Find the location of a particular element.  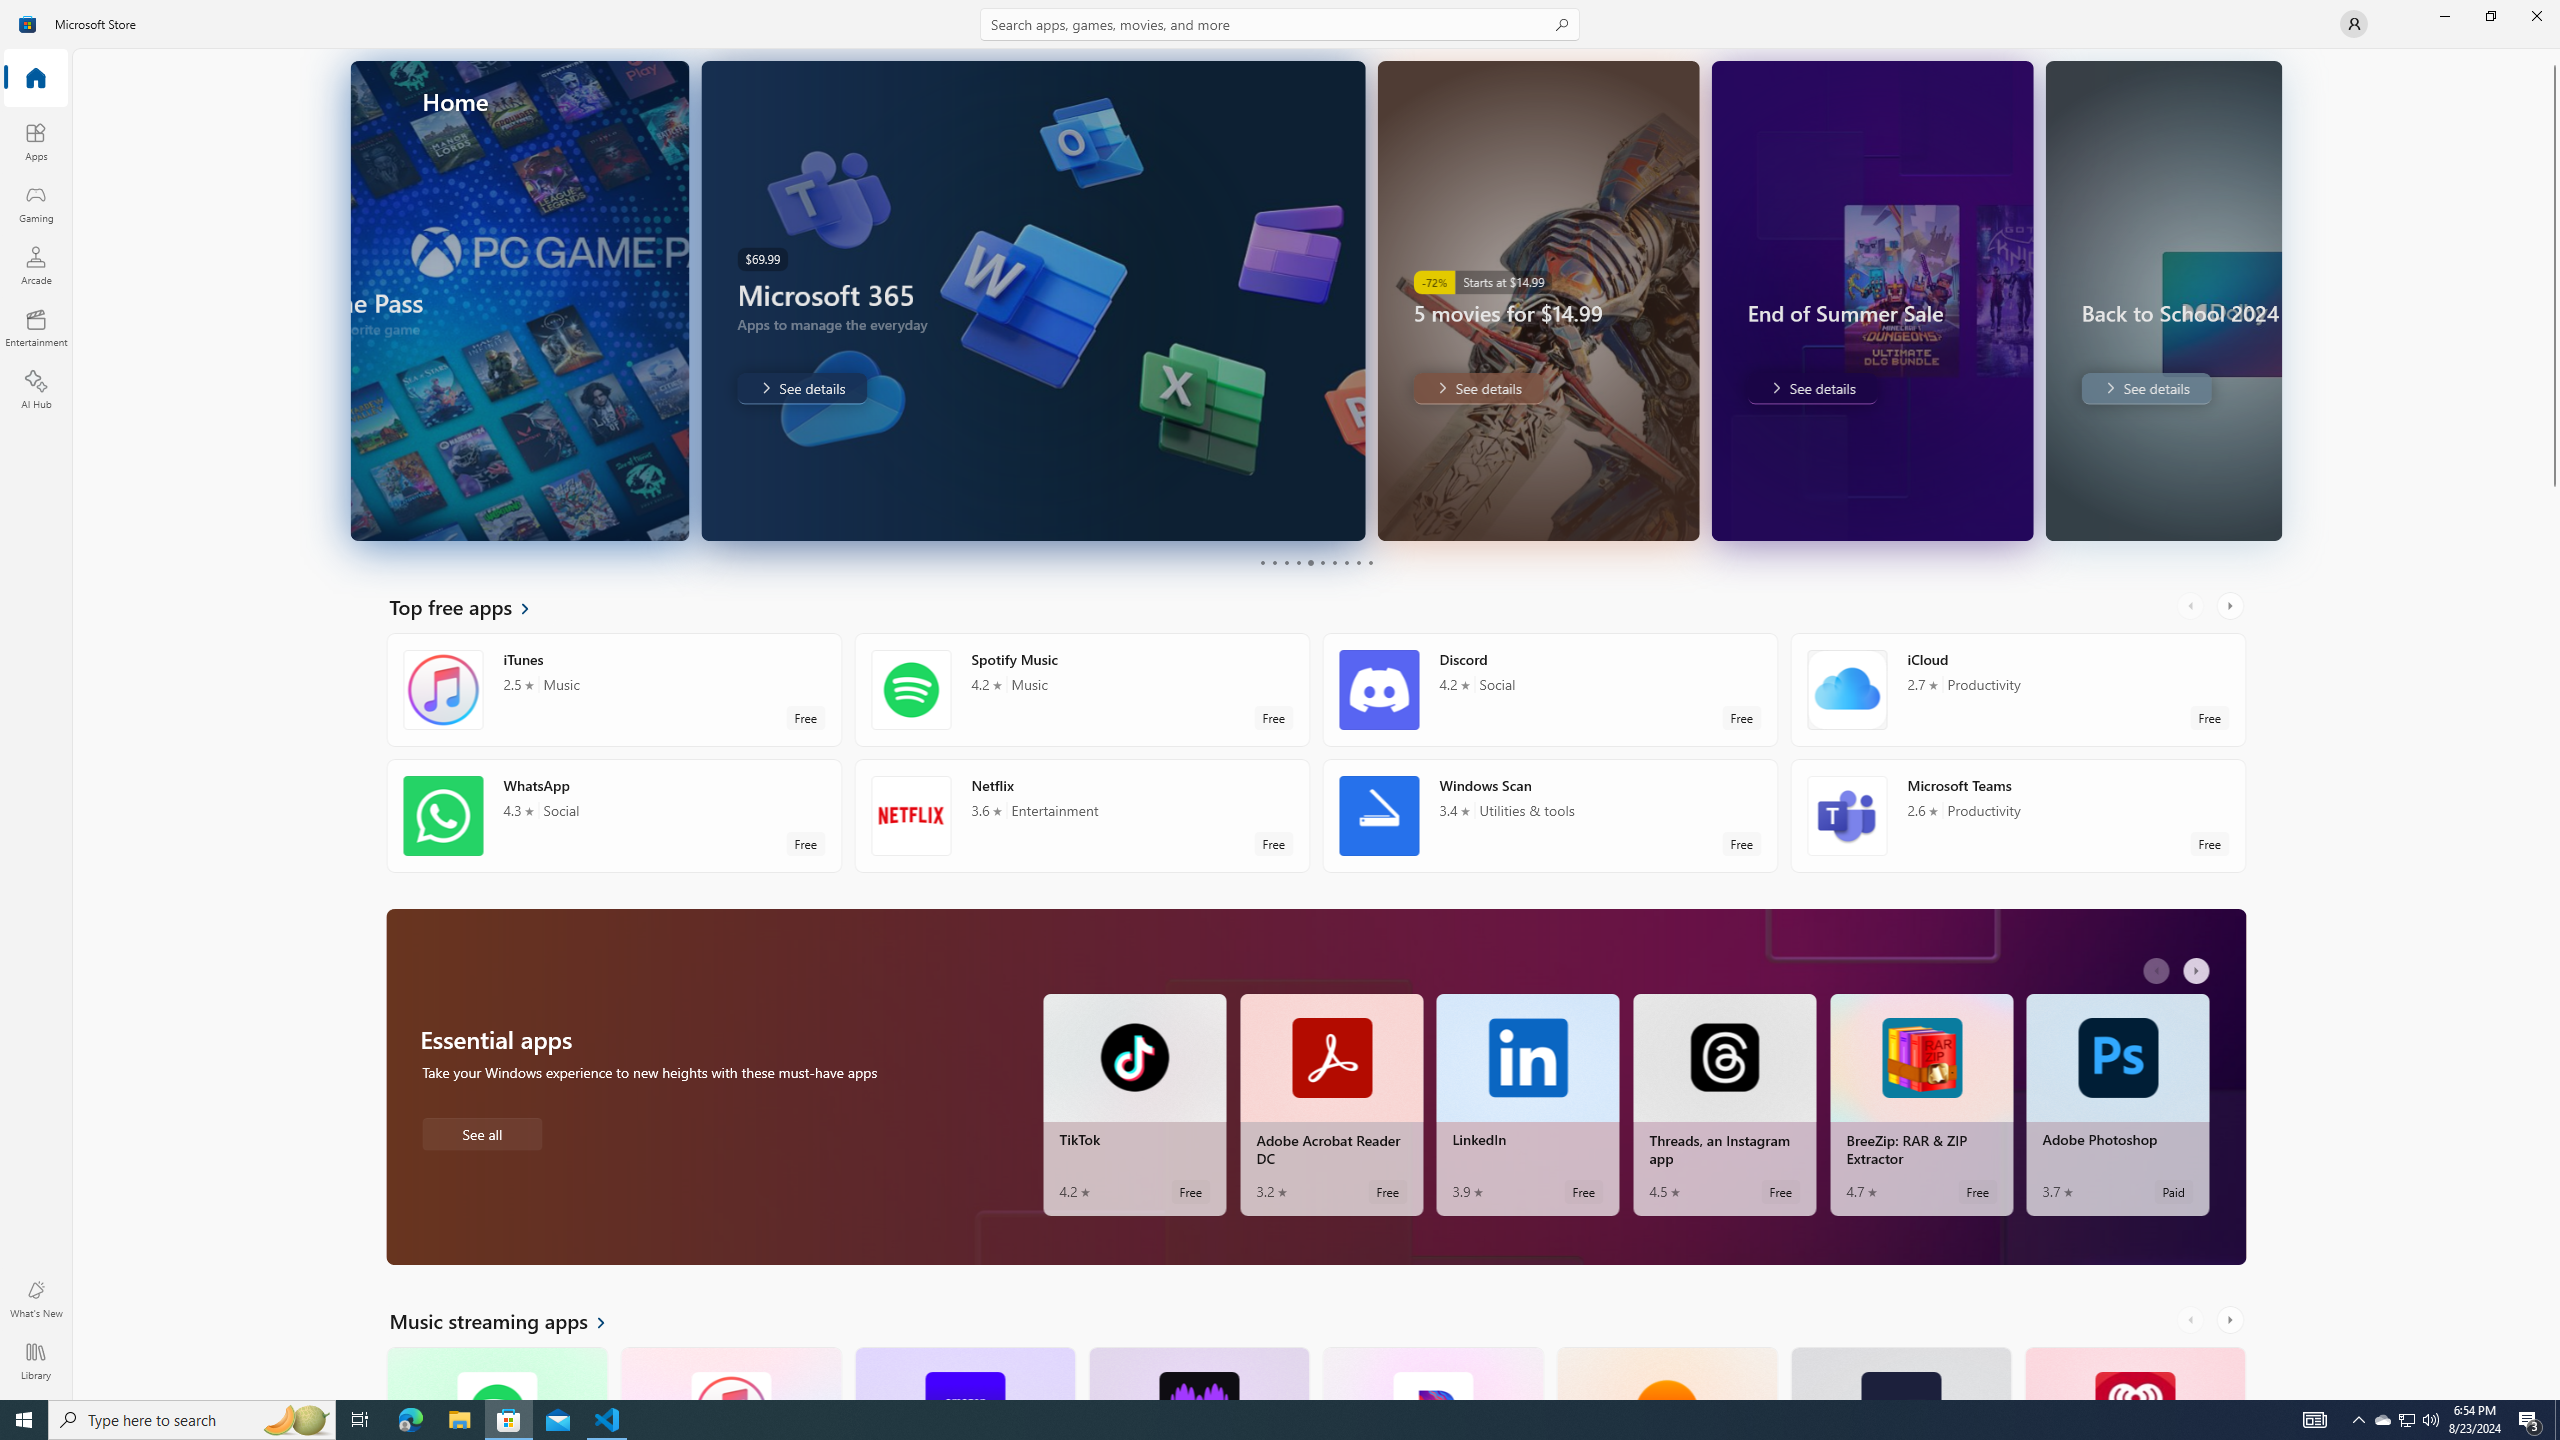

'Entertainment' is located at coordinates (34, 326).